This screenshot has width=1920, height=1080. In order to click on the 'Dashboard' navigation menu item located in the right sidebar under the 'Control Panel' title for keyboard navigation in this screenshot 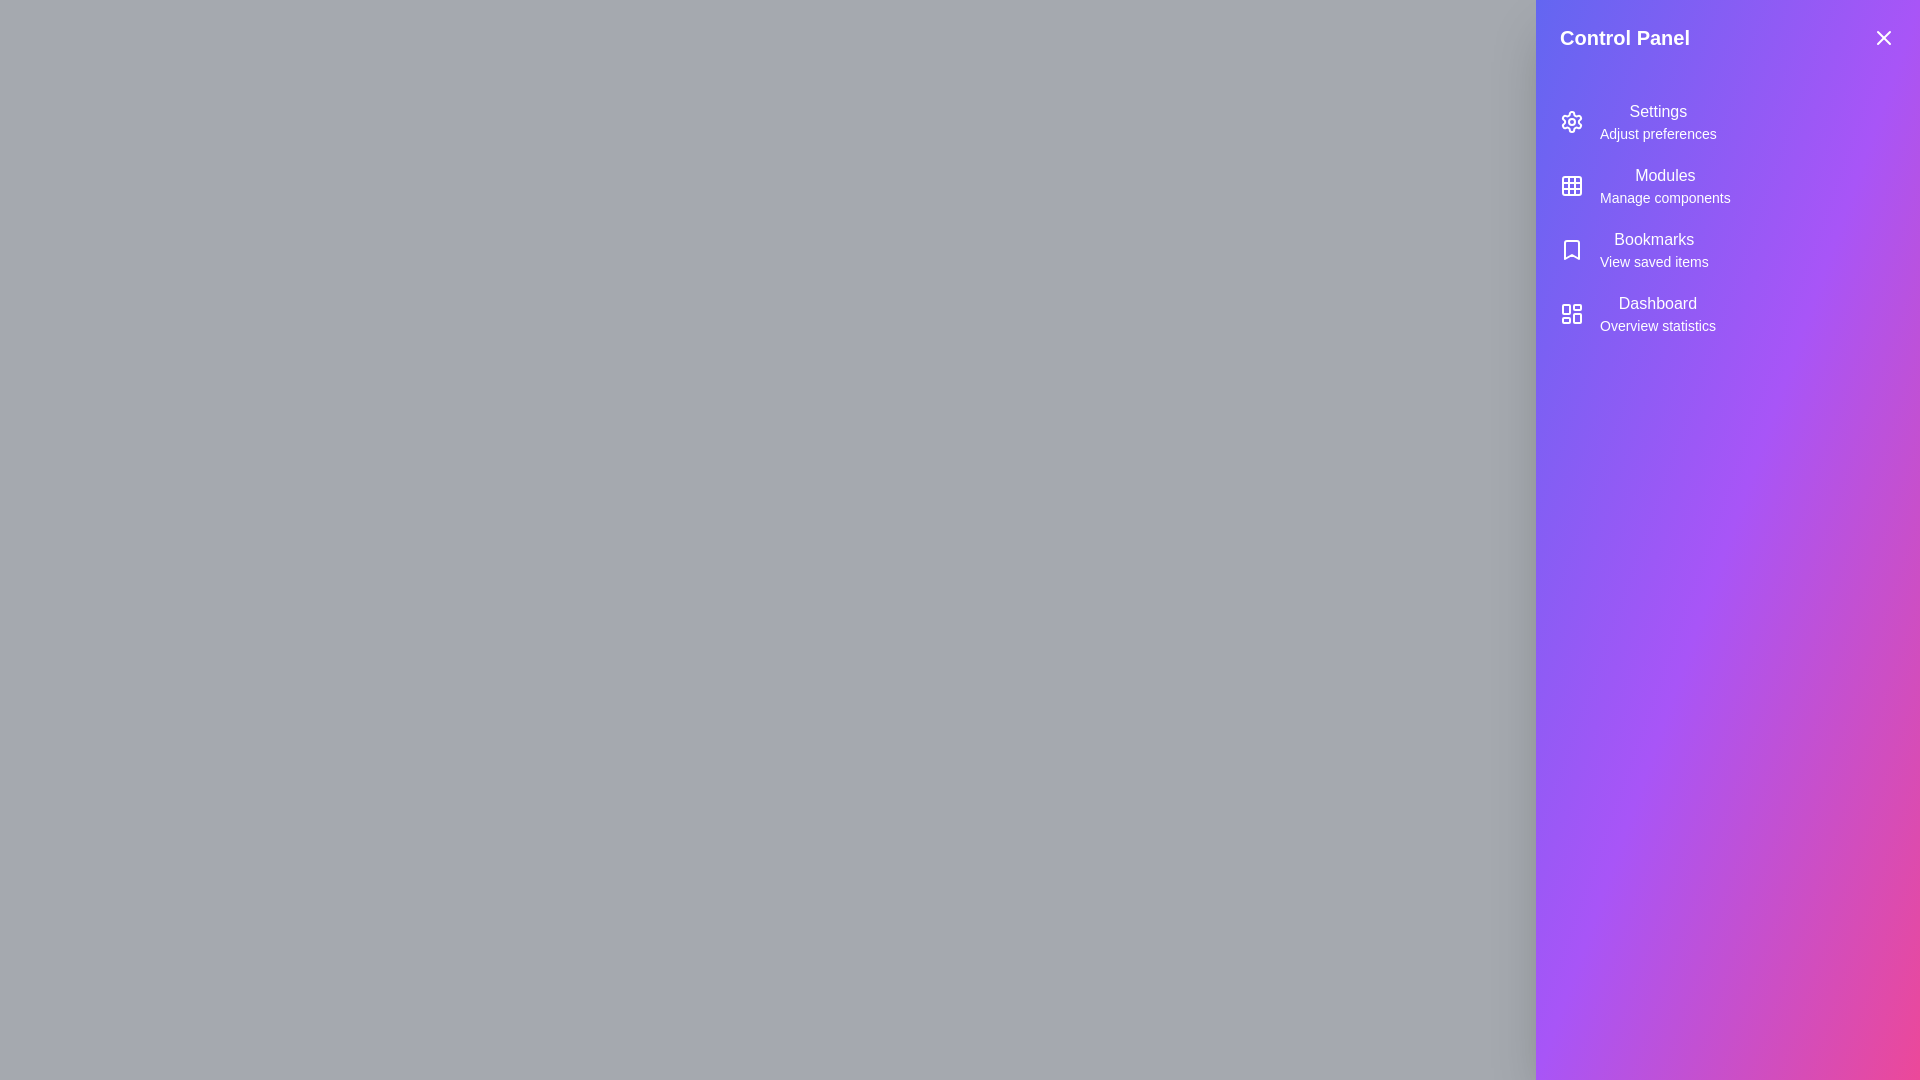, I will do `click(1727, 313)`.